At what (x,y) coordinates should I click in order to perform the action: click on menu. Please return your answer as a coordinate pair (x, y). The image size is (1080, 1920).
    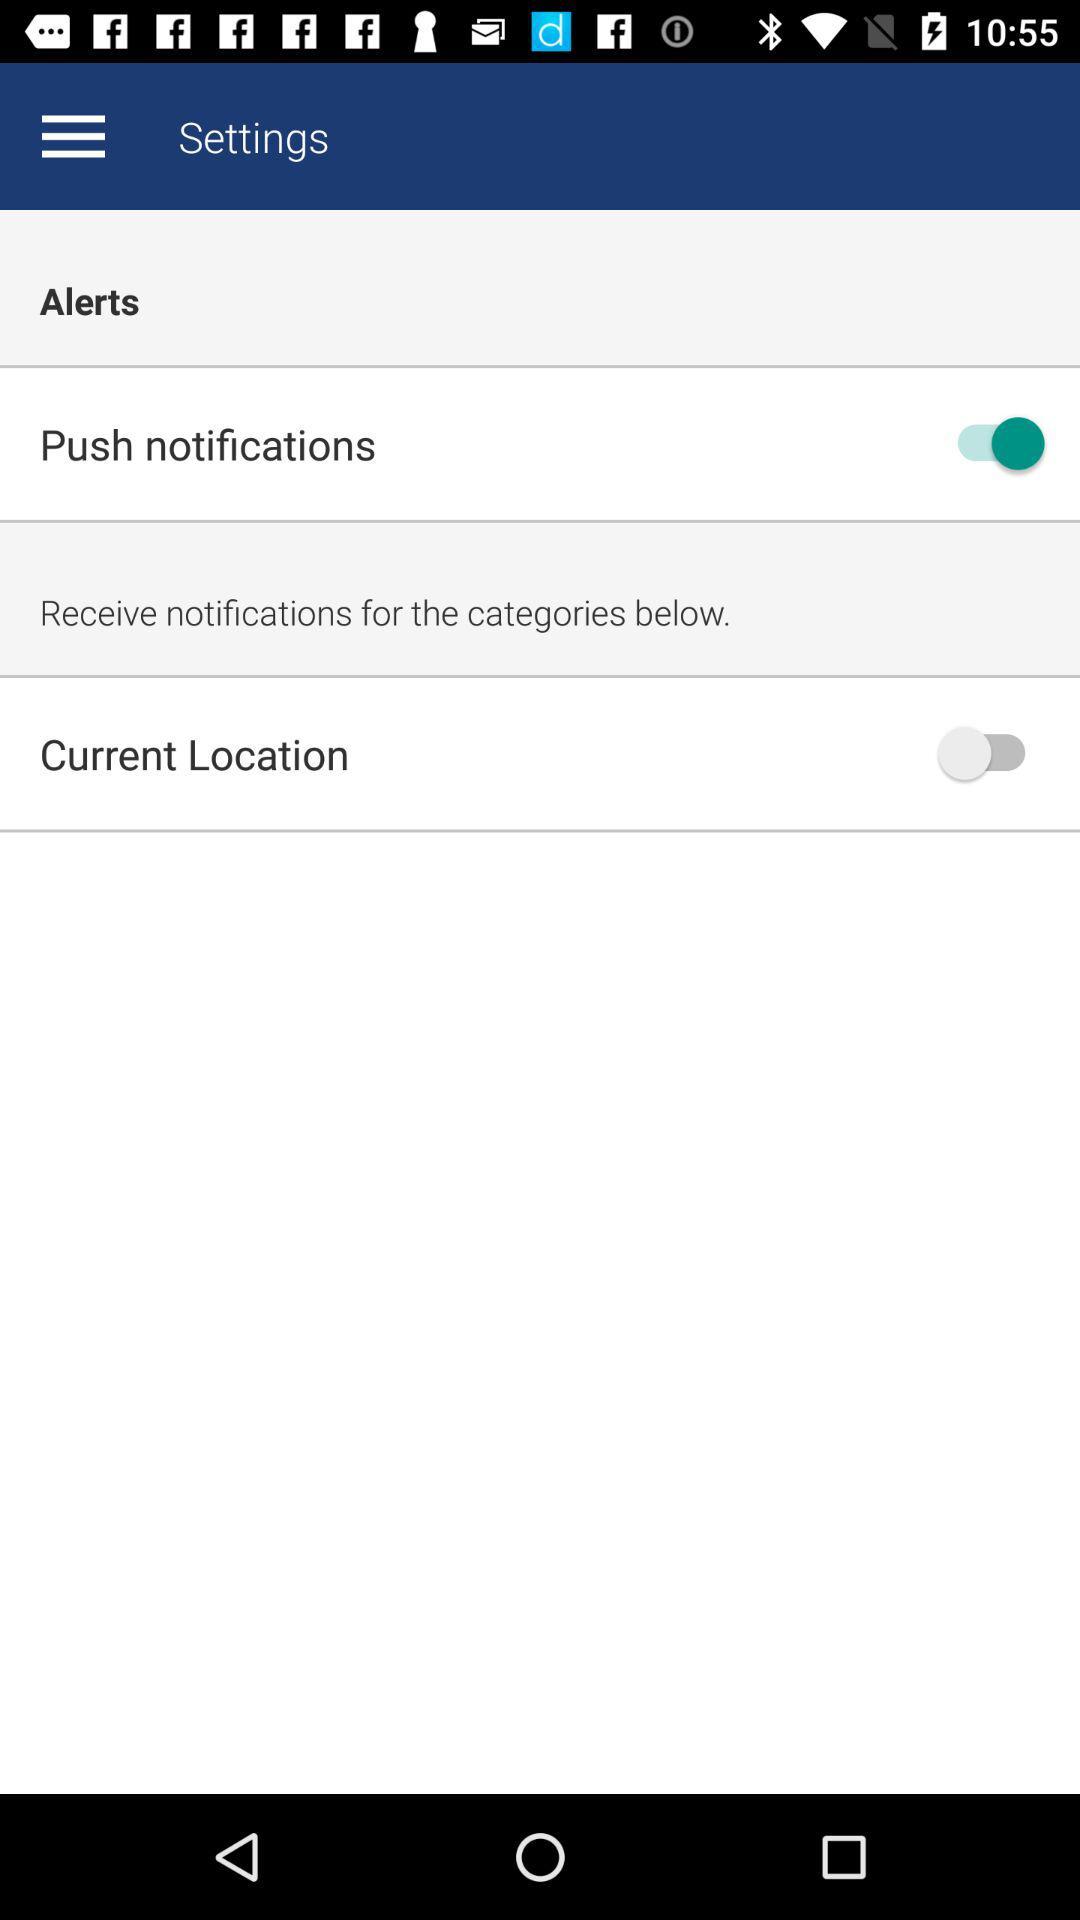
    Looking at the image, I should click on (72, 135).